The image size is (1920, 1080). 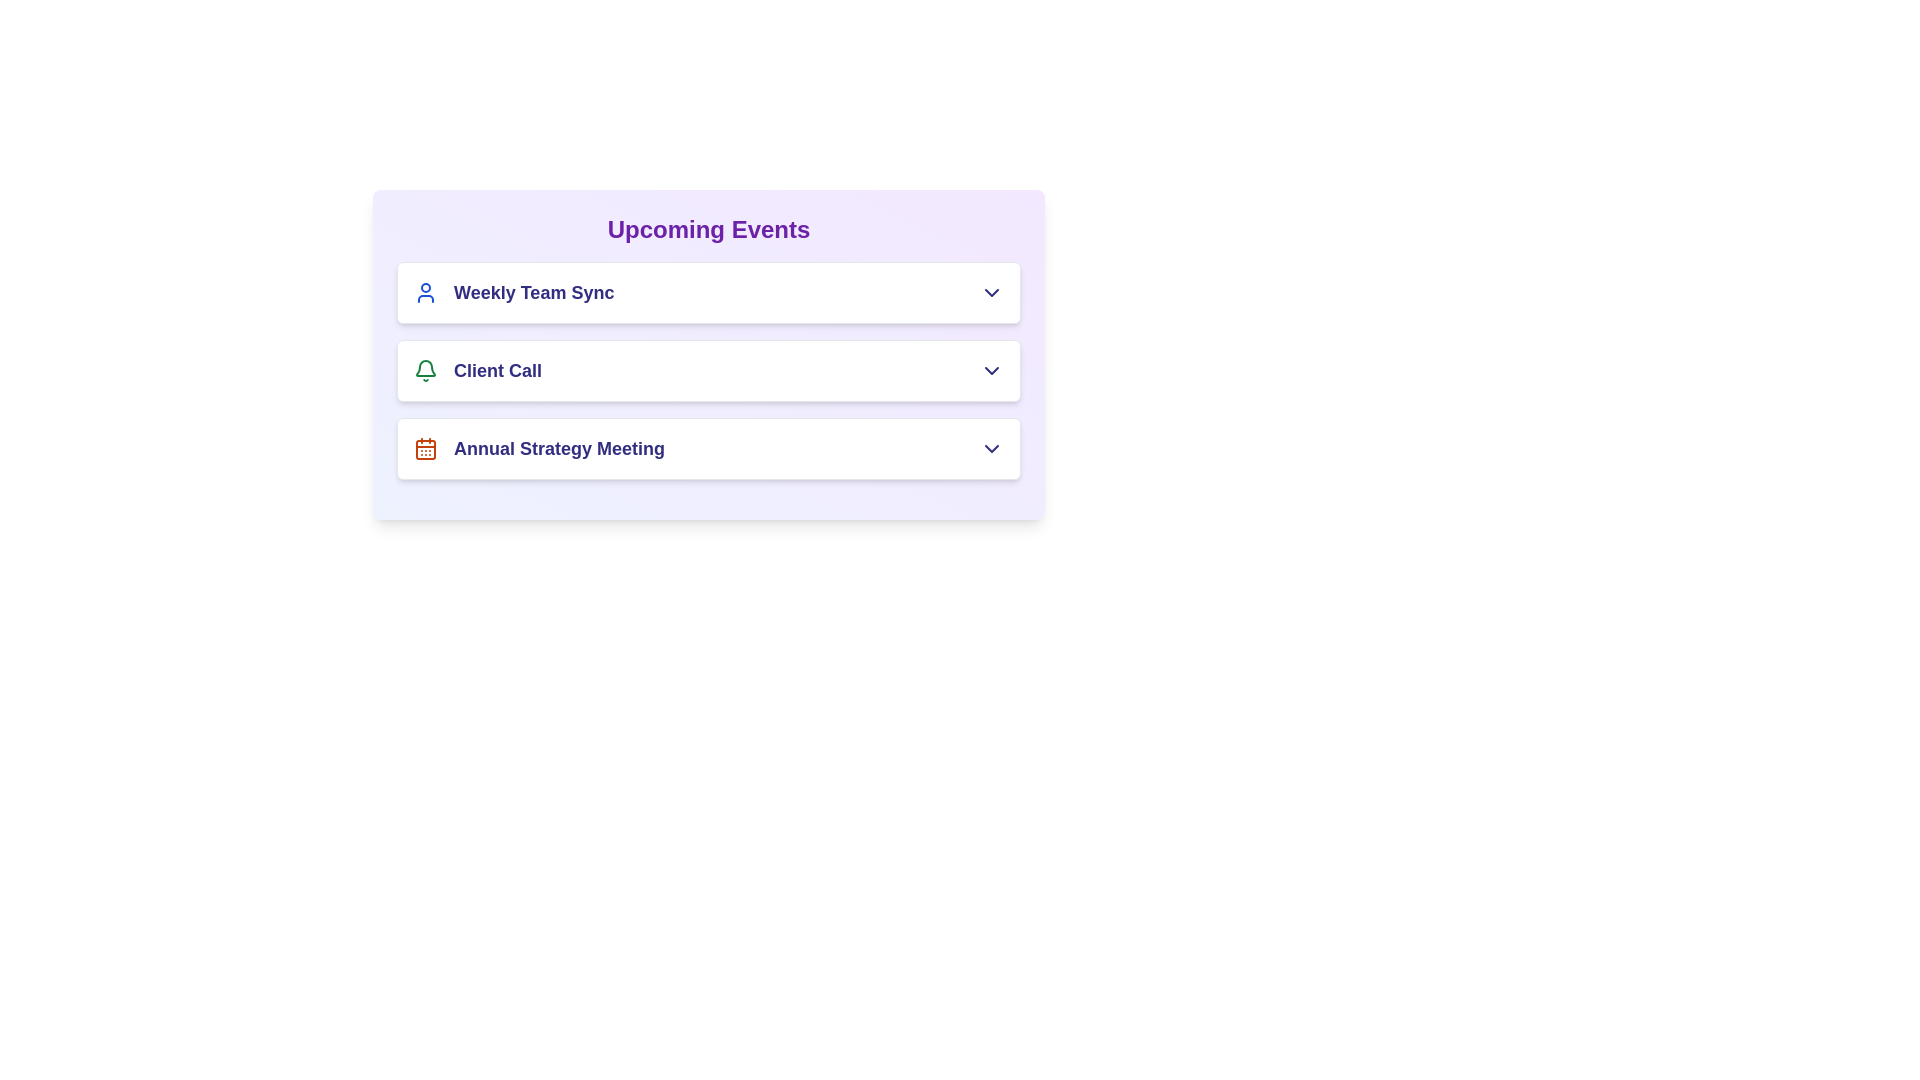 What do you see at coordinates (425, 370) in the screenshot?
I see `the green bell icon located to the left of the 'Client Call' text in the second row of 'Upcoming Events'` at bounding box center [425, 370].